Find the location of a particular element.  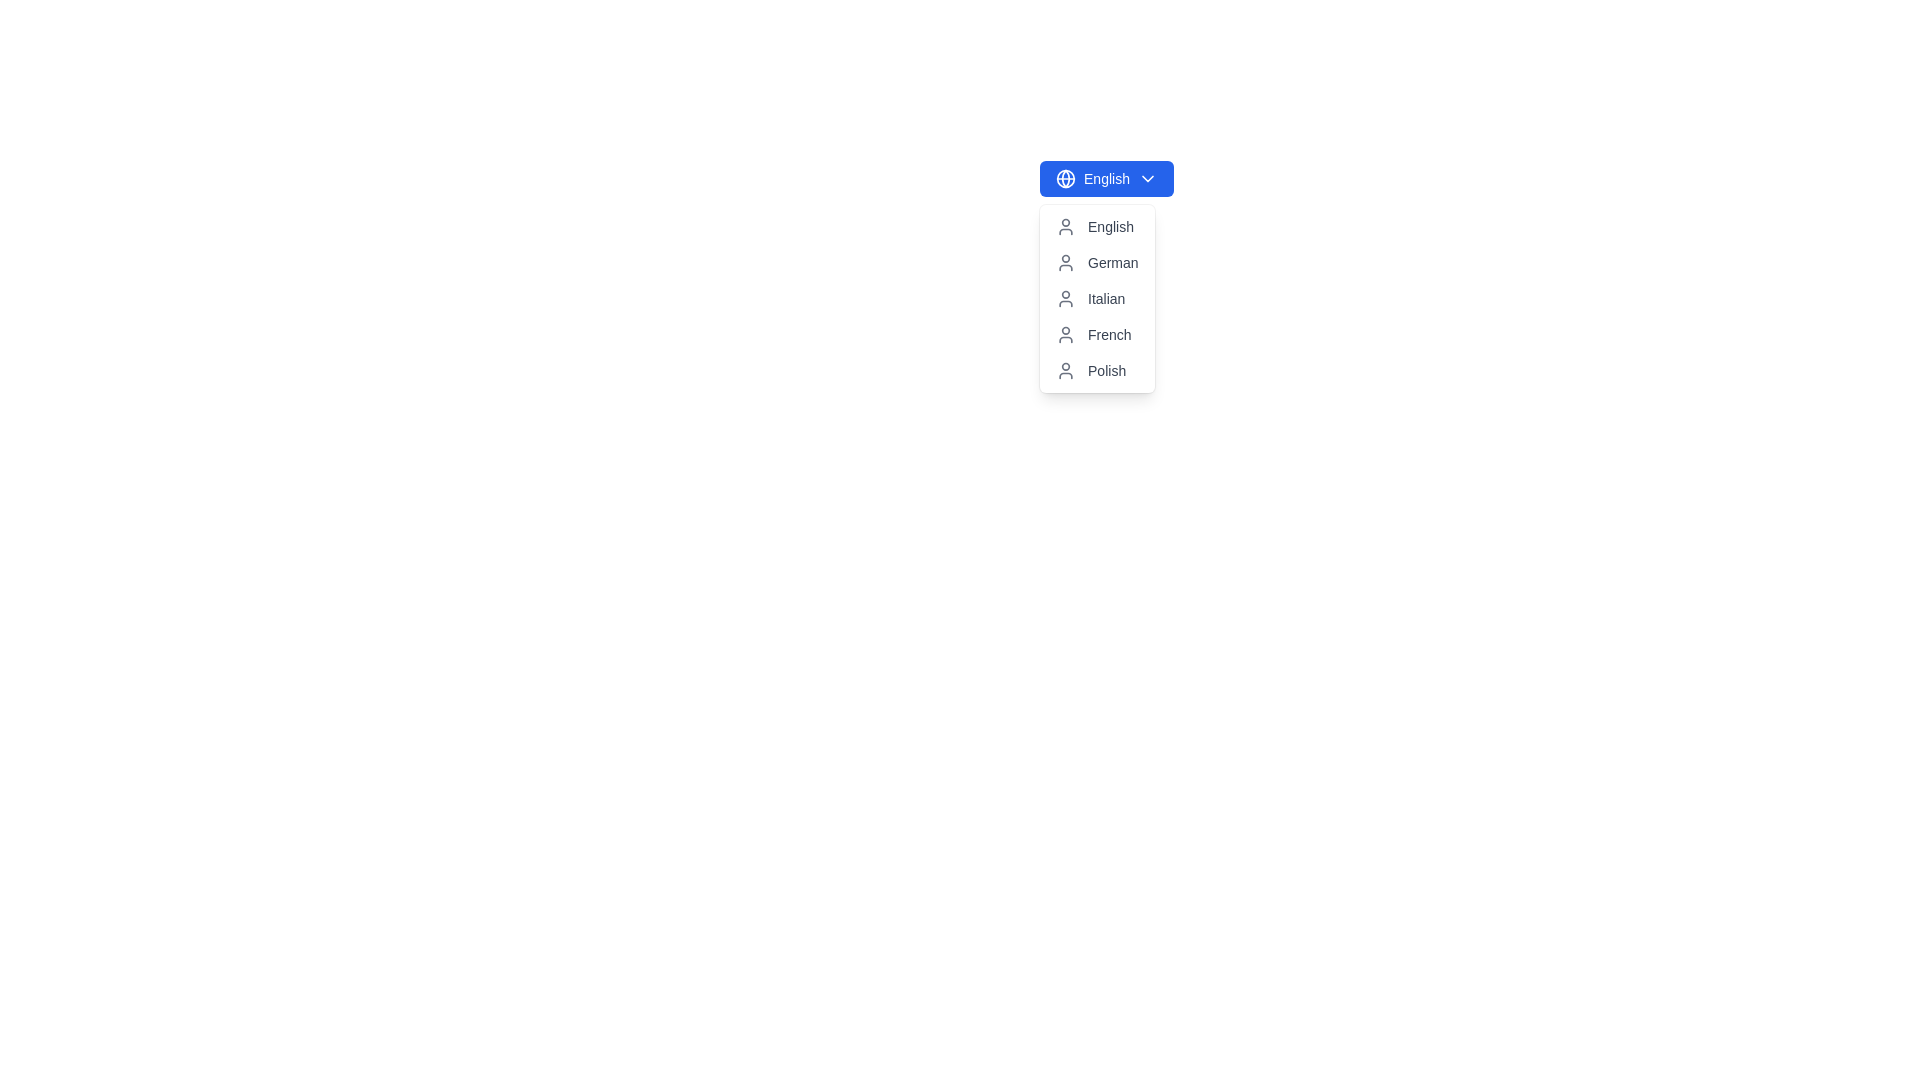

the decorative icon representing user-related content associated with the 'German' label in the dropdown list, which is positioned to the left of the text 'German' is located at coordinates (1064, 261).